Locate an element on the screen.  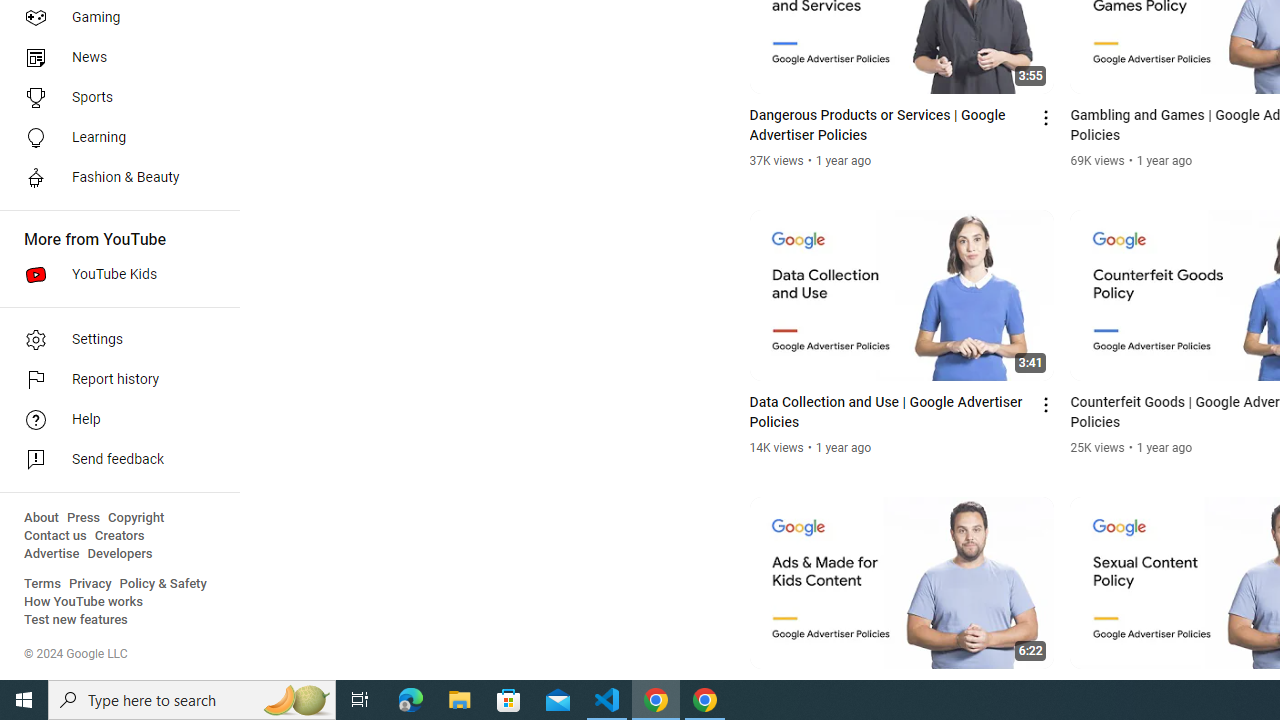
'YouTube Kids' is located at coordinates (112, 275).